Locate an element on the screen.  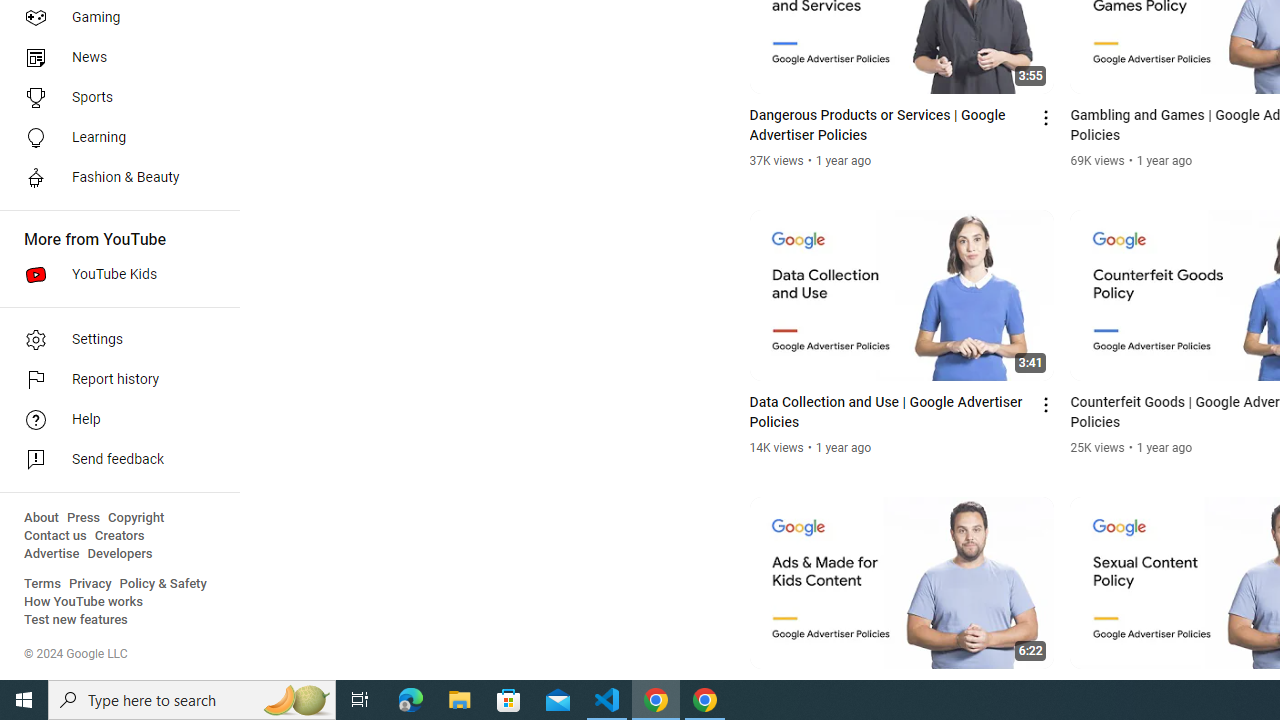
'YouTube Kids' is located at coordinates (112, 275).